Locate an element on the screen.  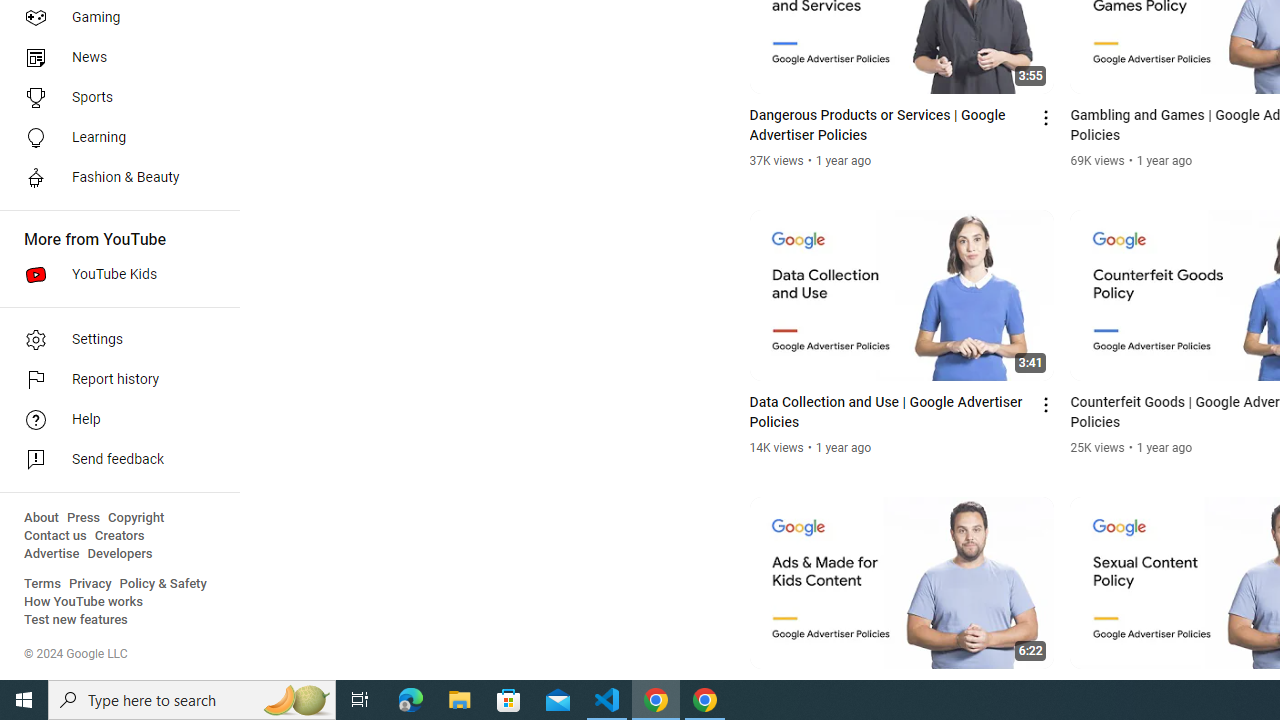
'YouTube Kids' is located at coordinates (112, 275).